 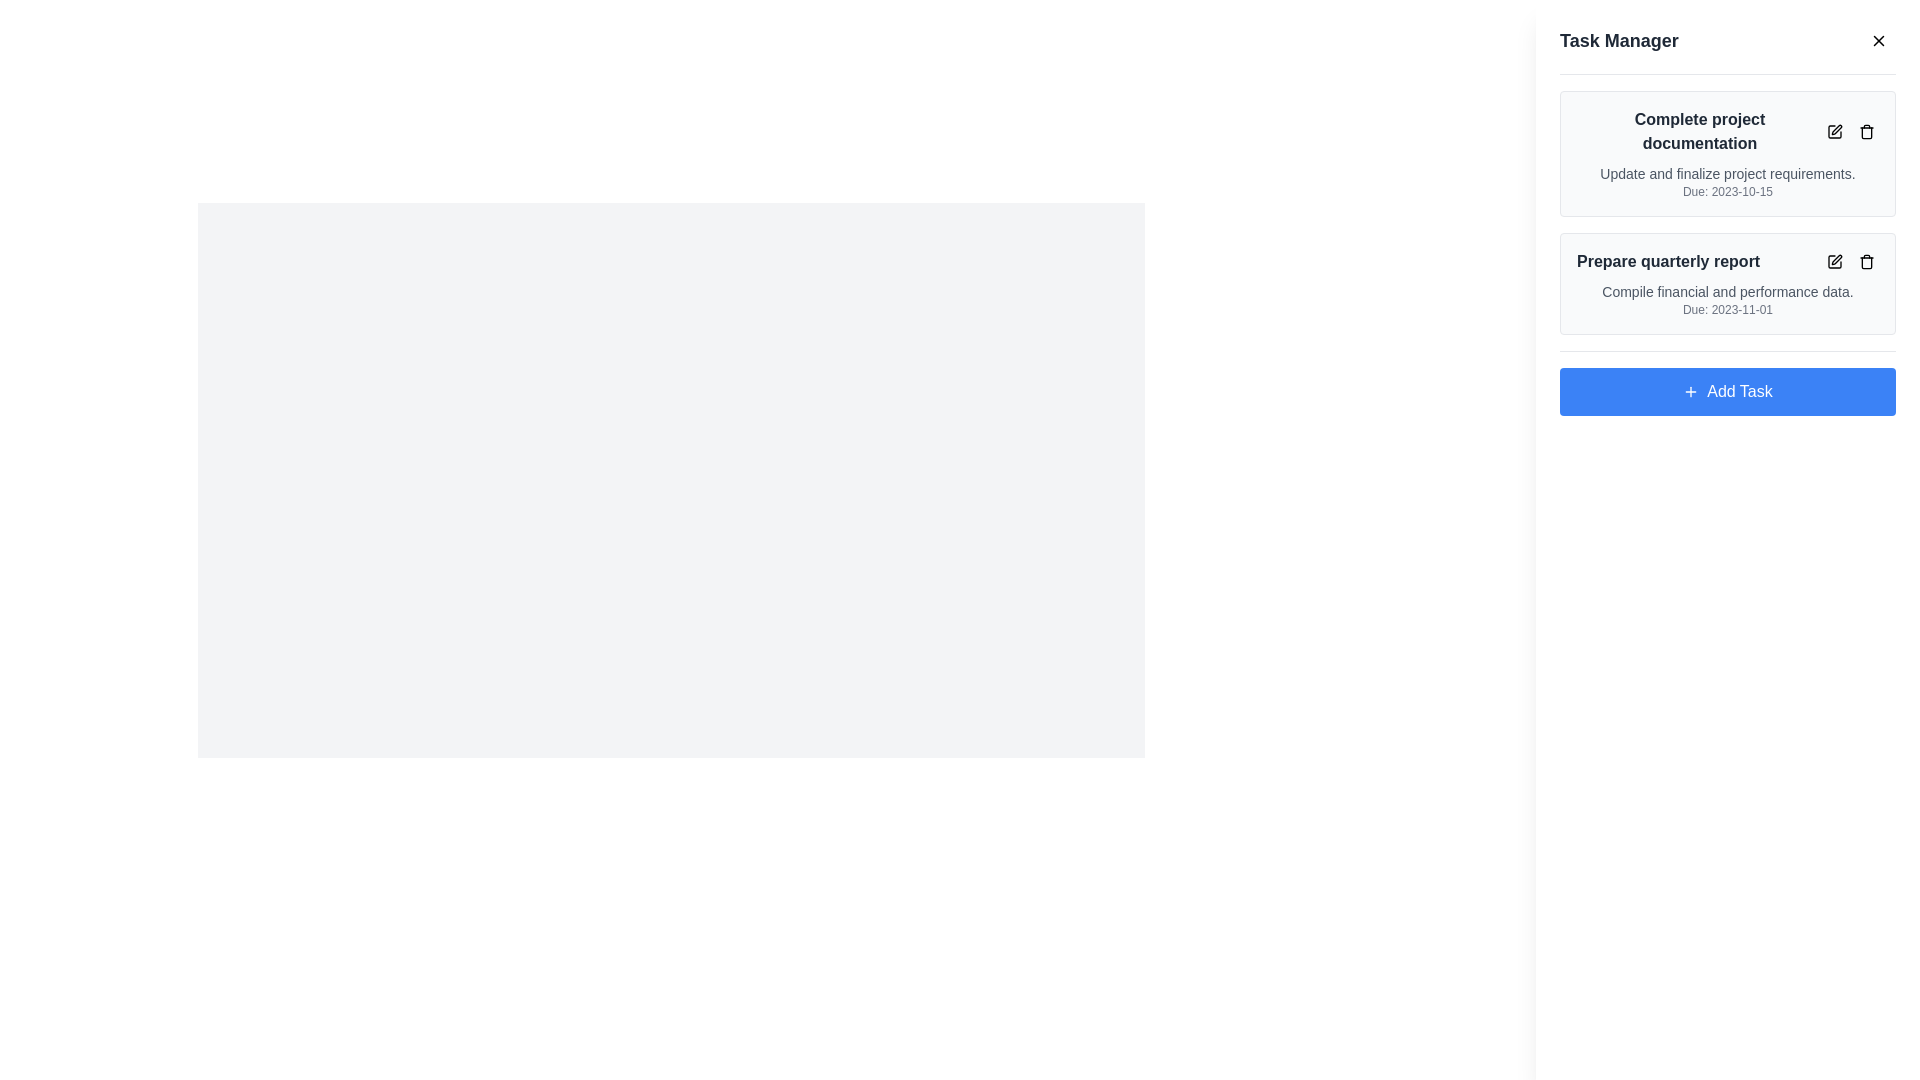 What do you see at coordinates (1690, 392) in the screenshot?
I see `the add or create icon located on the left side of the 'Add Task' text in the blue rectangular 'Add Task' button at the bottom of the right-hand panel` at bounding box center [1690, 392].